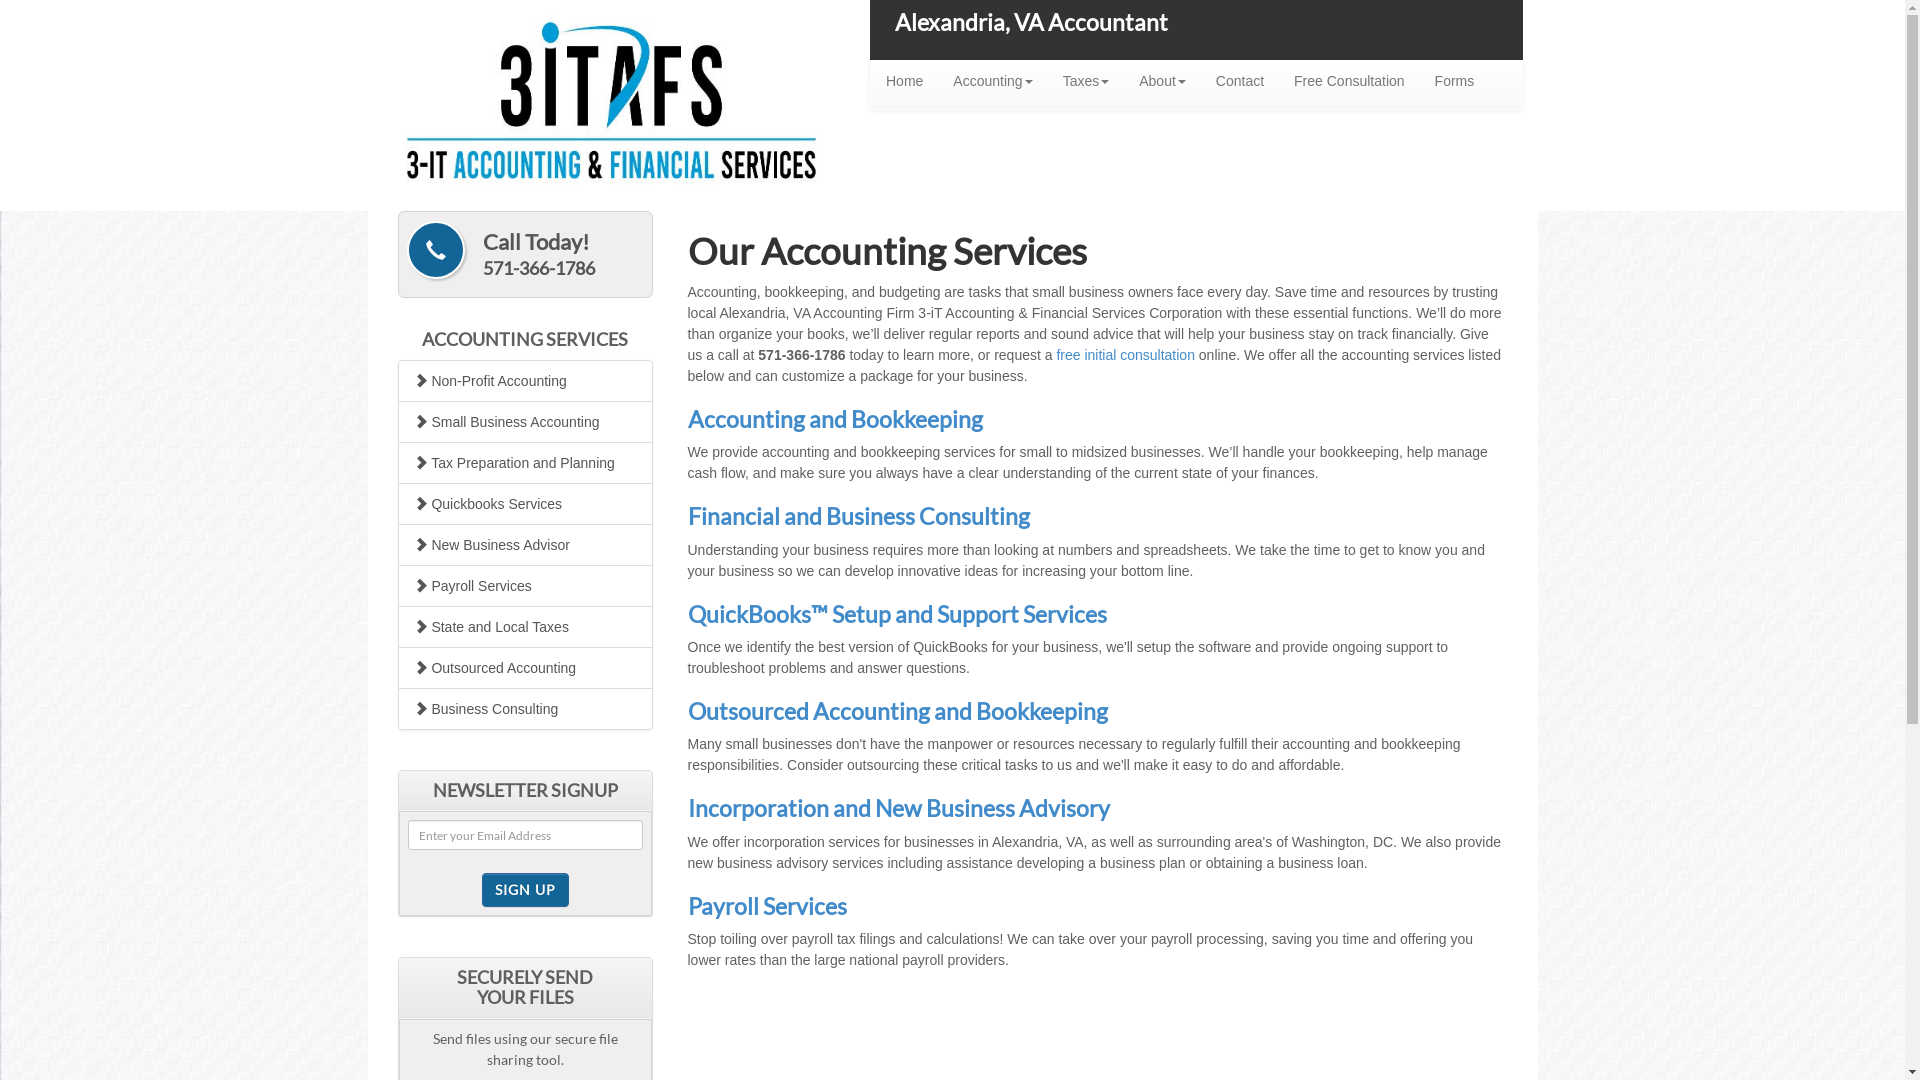 This screenshot has height=1080, width=1920. Describe the element at coordinates (1162, 80) in the screenshot. I see `'About'` at that location.